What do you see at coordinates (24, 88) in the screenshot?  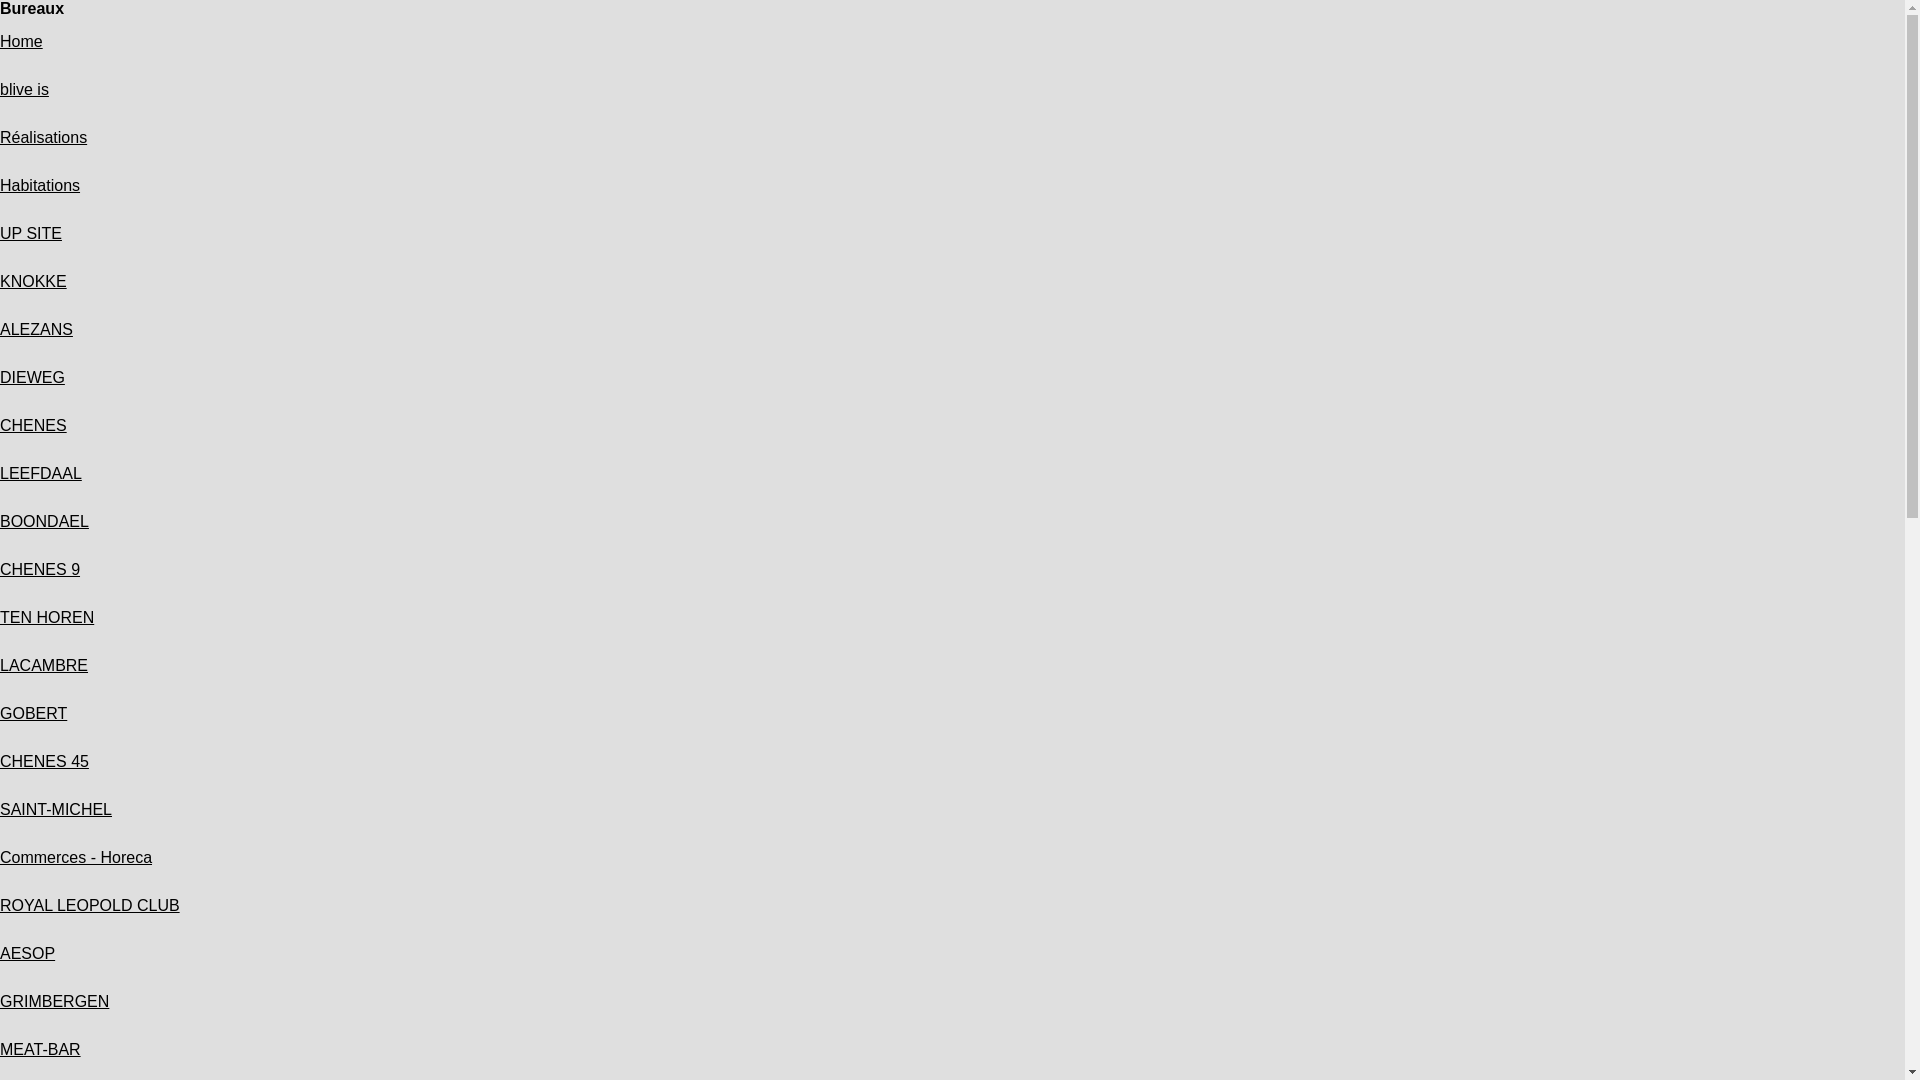 I see `'blive is'` at bounding box center [24, 88].